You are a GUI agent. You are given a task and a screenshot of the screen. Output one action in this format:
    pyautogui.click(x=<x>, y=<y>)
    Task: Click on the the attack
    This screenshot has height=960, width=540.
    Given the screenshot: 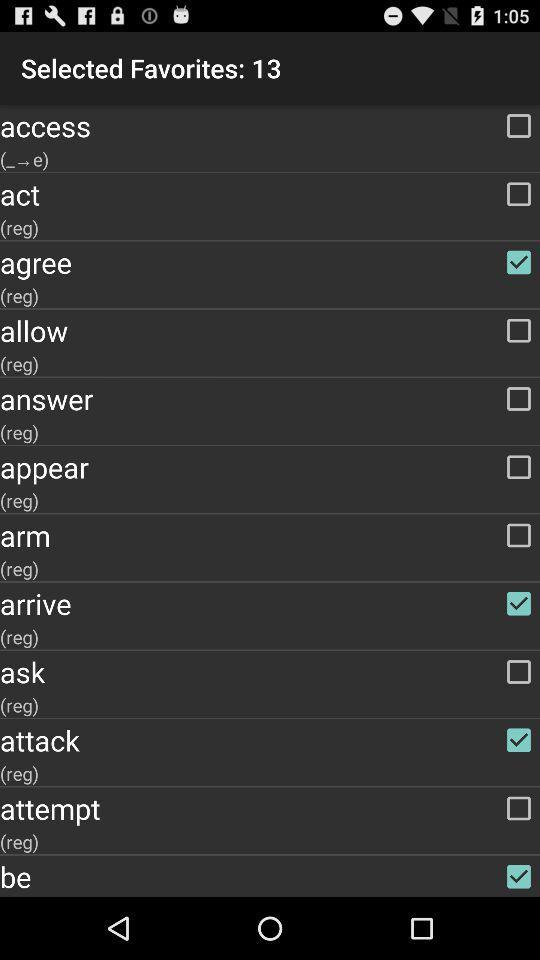 What is the action you would take?
    pyautogui.click(x=270, y=739)
    